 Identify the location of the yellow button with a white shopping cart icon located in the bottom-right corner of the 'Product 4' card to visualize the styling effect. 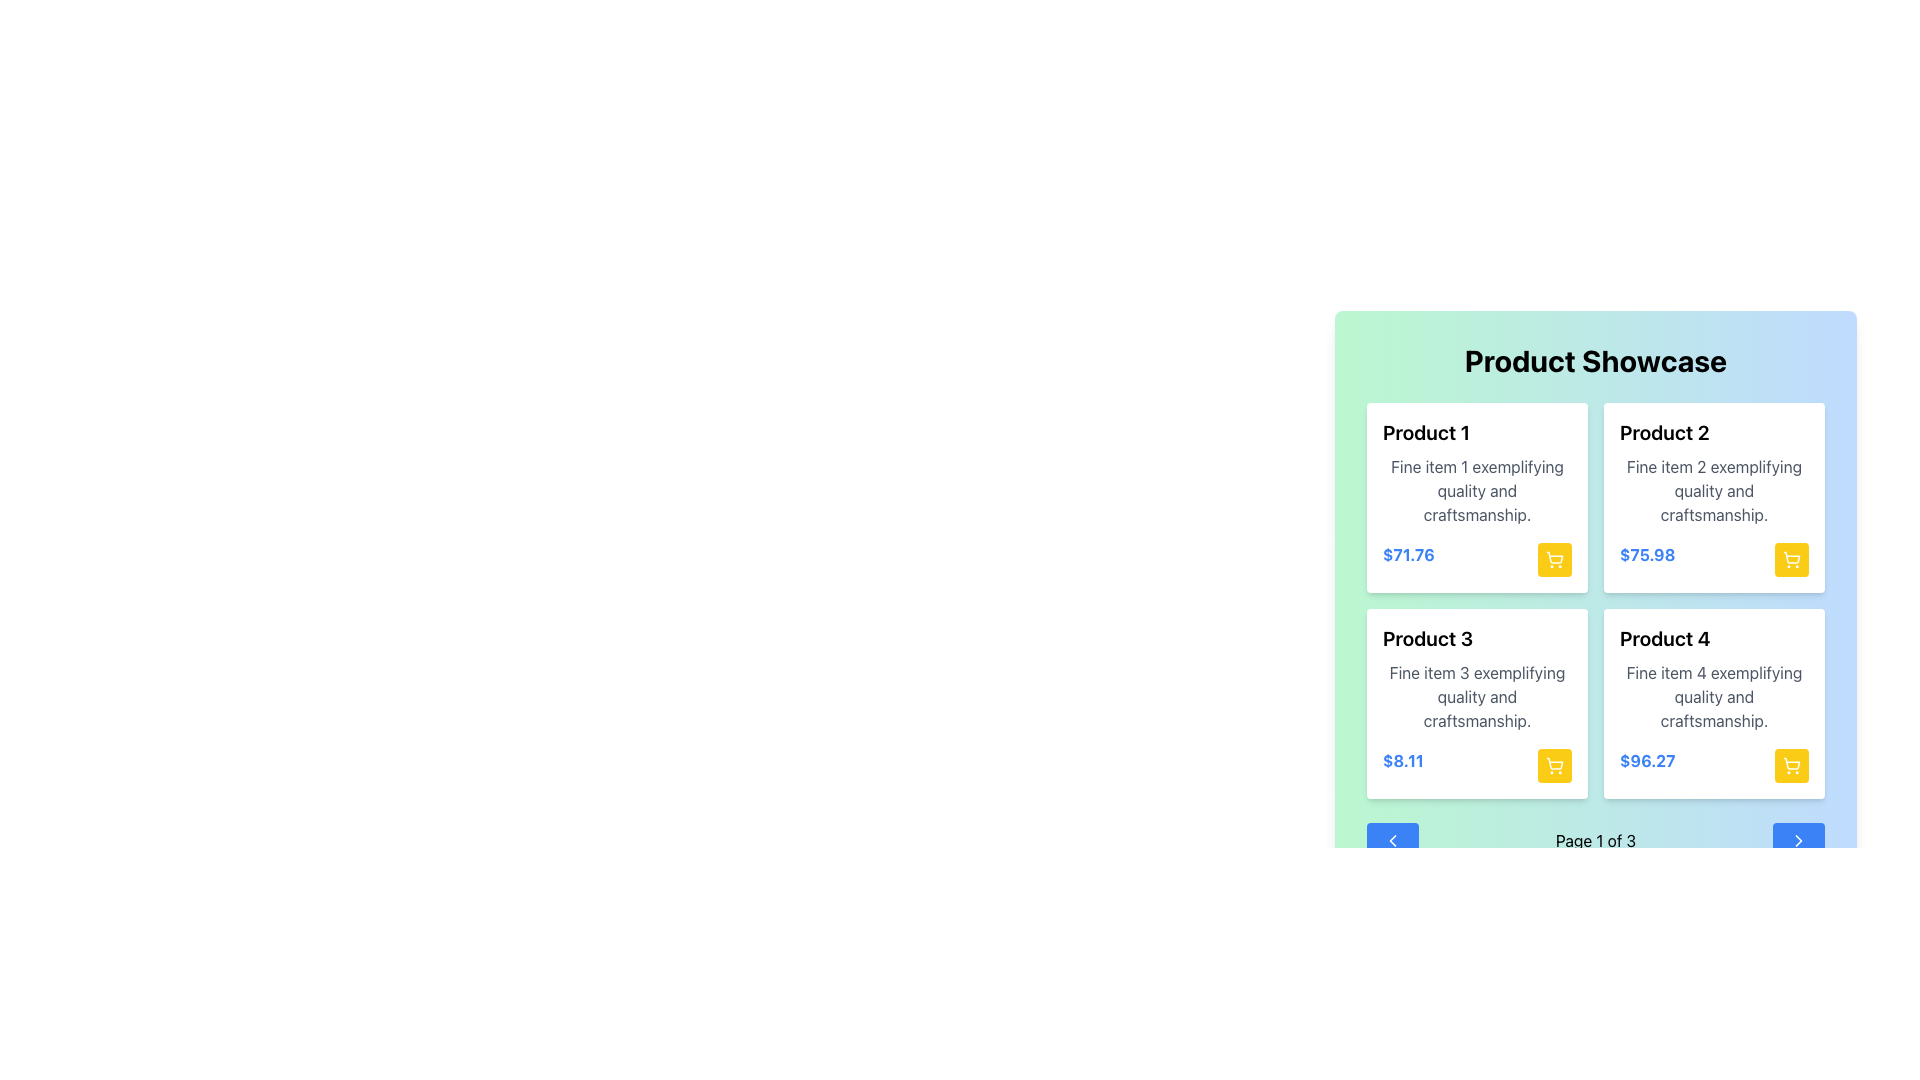
(1791, 765).